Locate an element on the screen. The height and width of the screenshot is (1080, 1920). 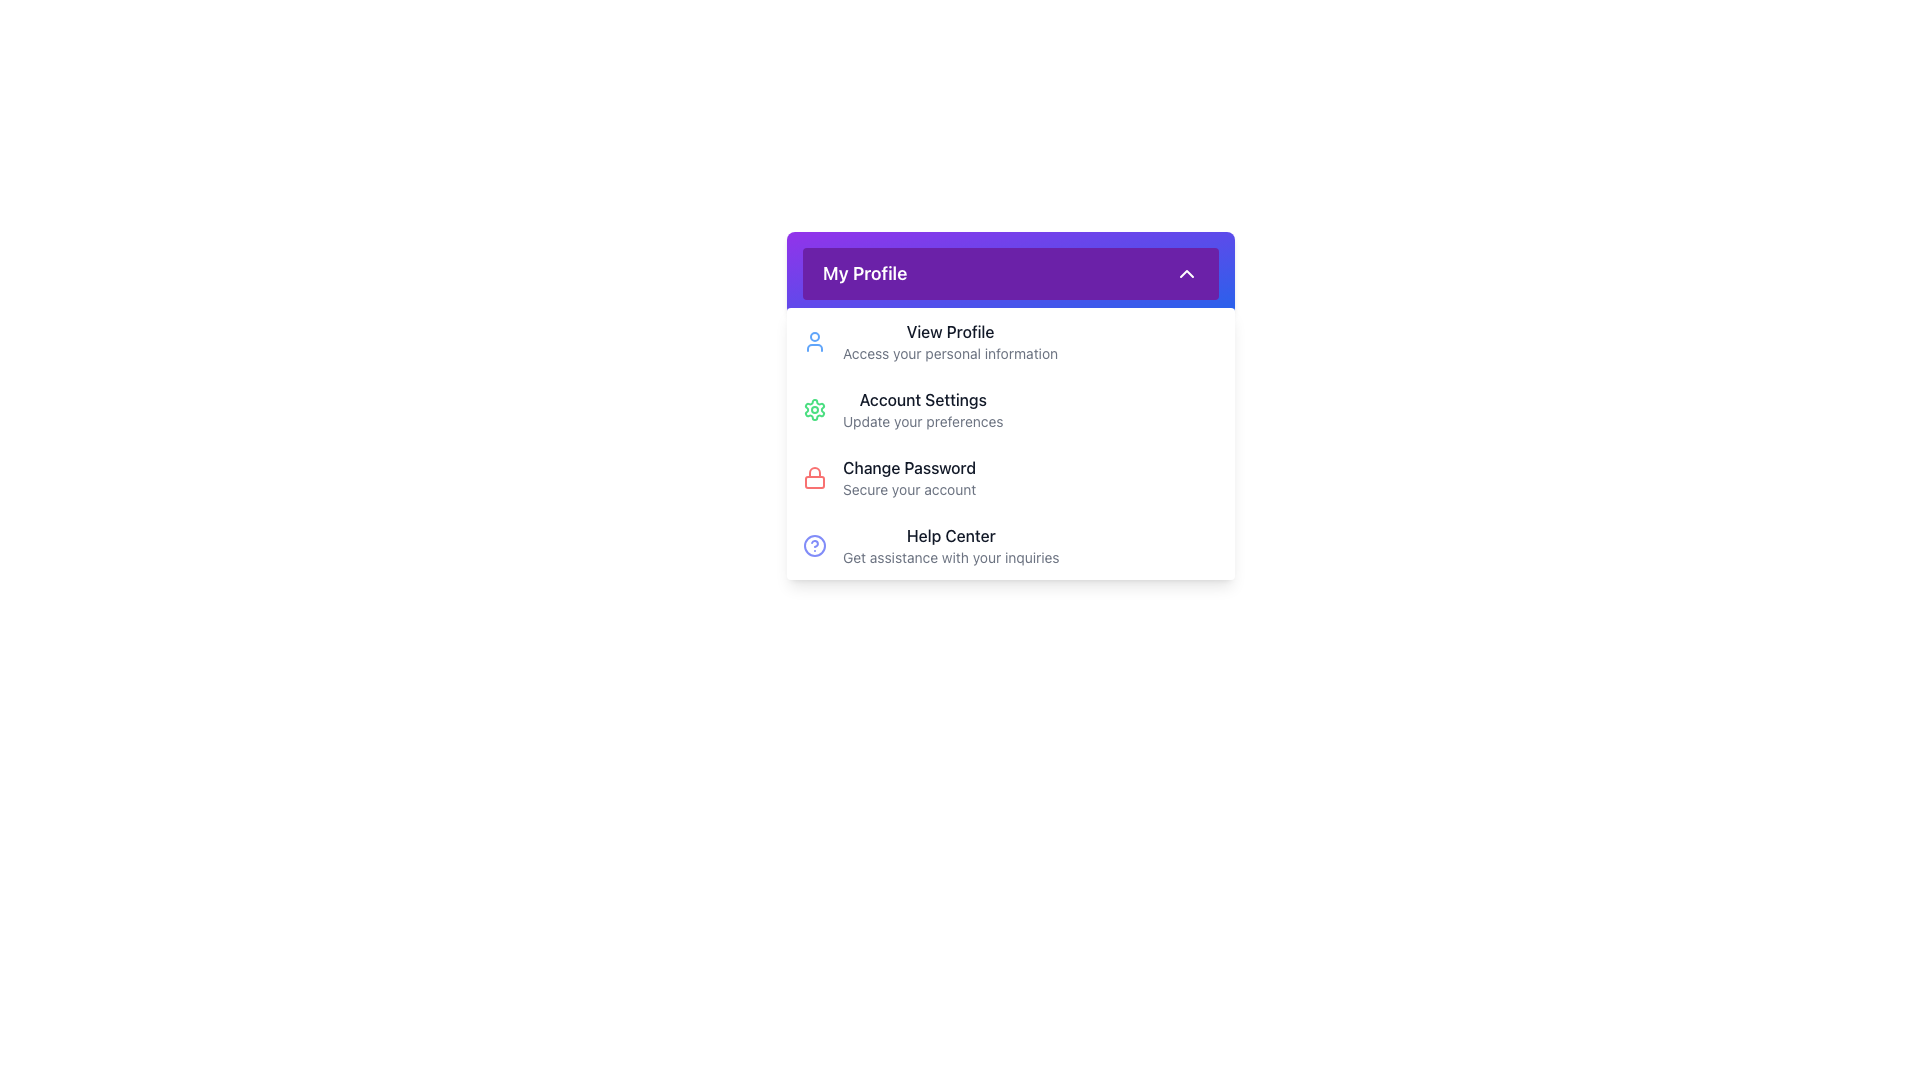
the circular indigo icon with a hollow center and a question mark design, located to the left of the 'Help Center' section is located at coordinates (815, 546).